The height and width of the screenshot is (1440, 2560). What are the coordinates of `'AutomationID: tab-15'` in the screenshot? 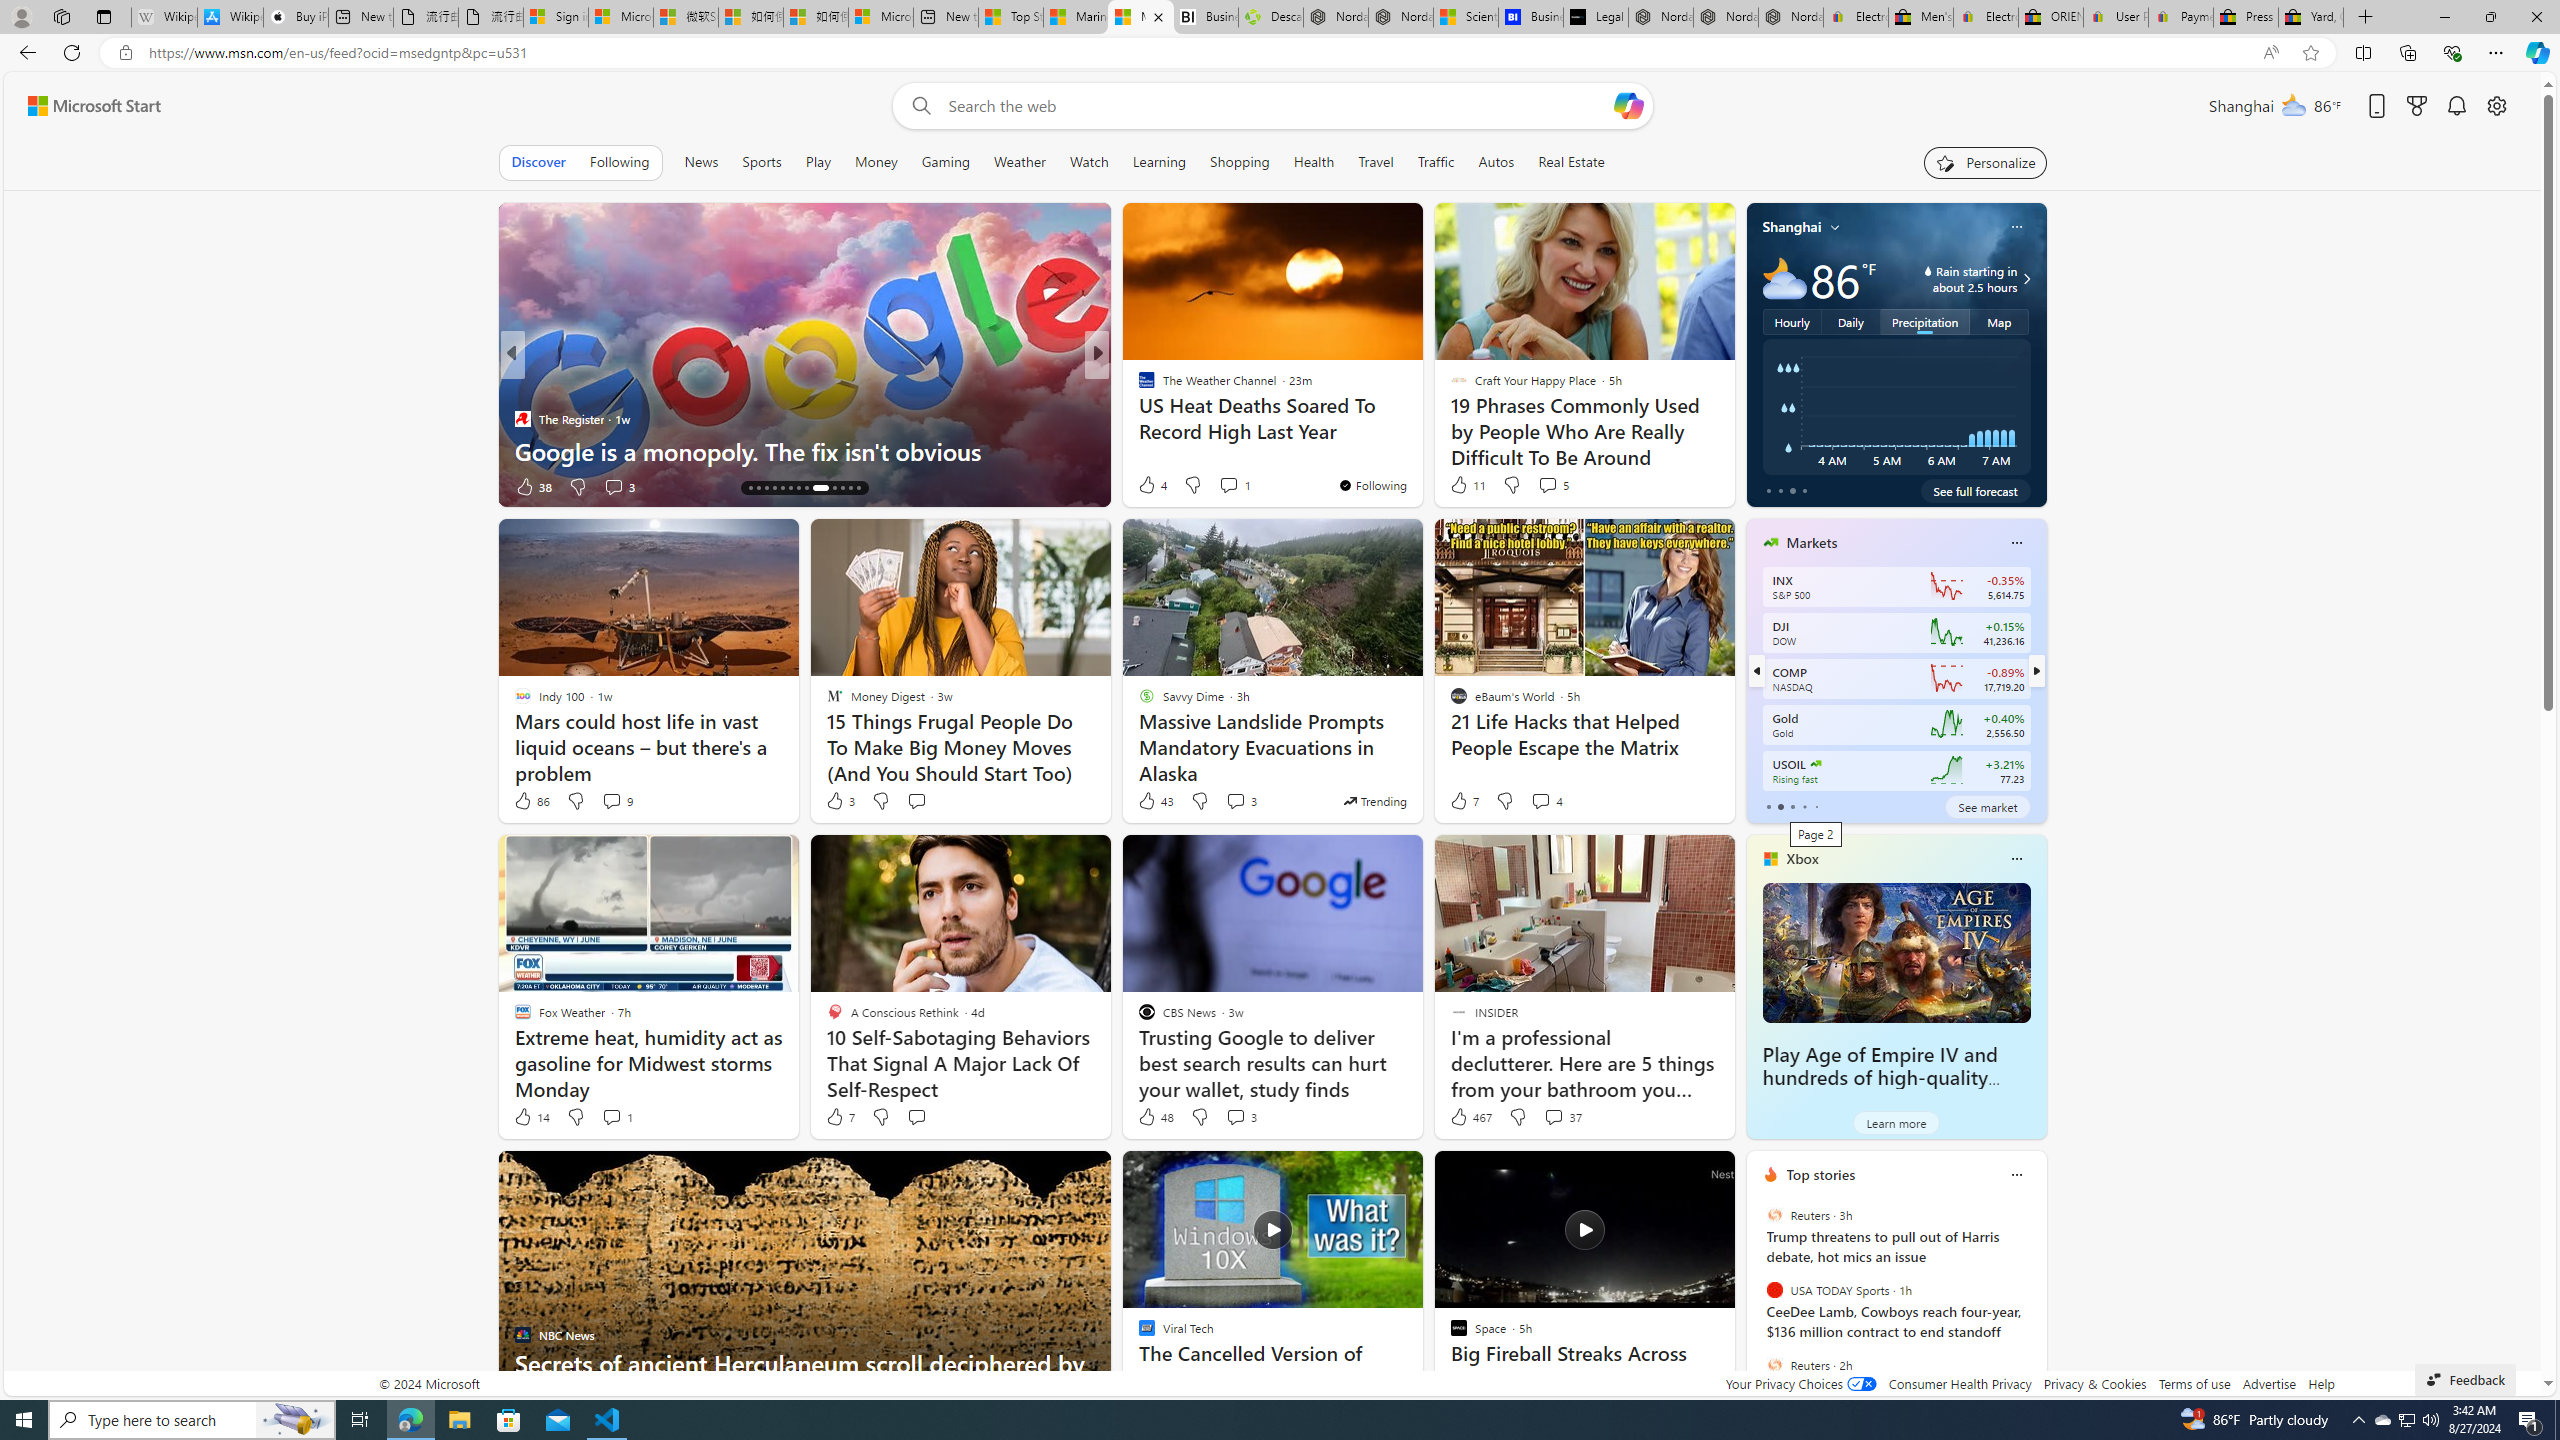 It's located at (758, 487).